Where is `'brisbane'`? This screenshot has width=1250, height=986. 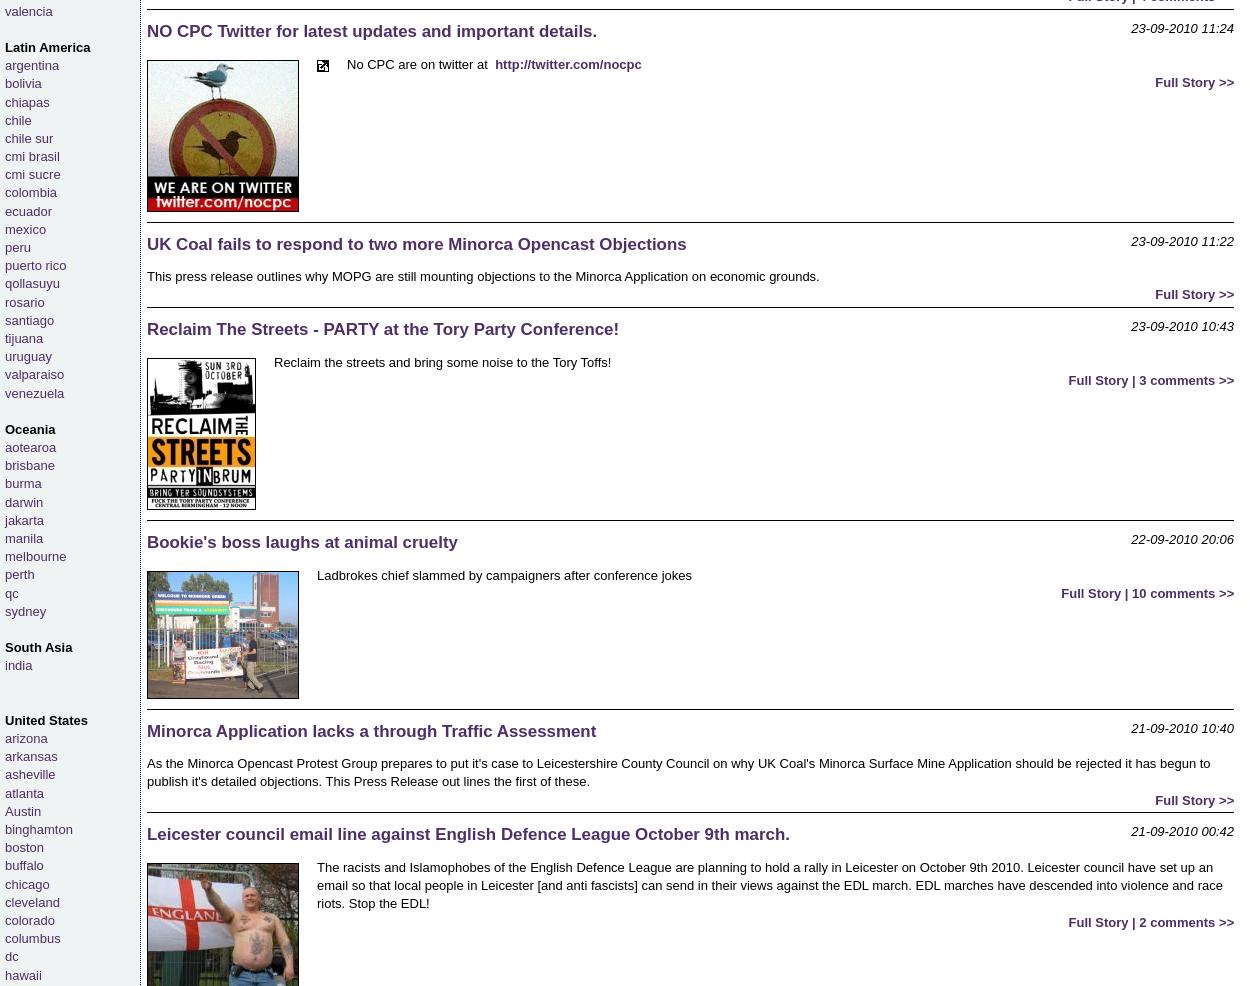
'brisbane' is located at coordinates (29, 465).